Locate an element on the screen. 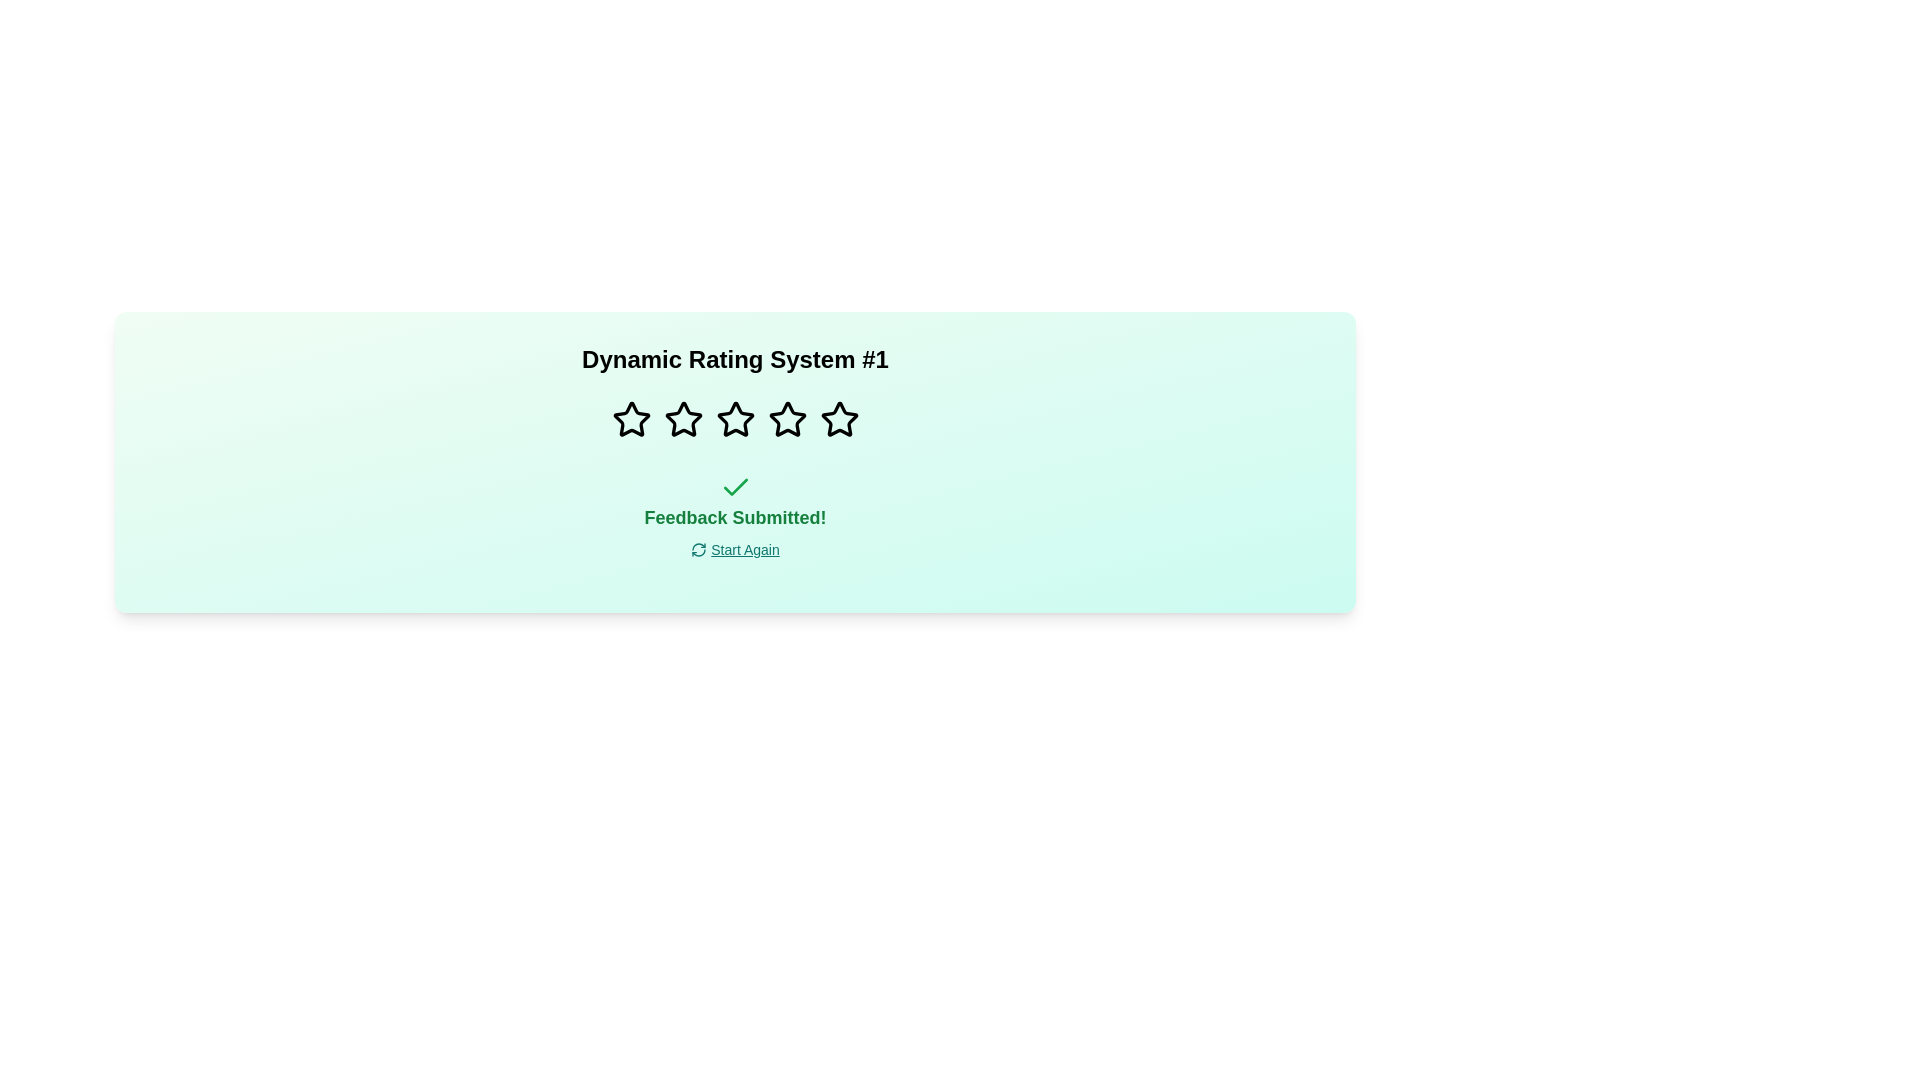 The width and height of the screenshot is (1920, 1080). the first star icon in the rating system is located at coordinates (630, 418).